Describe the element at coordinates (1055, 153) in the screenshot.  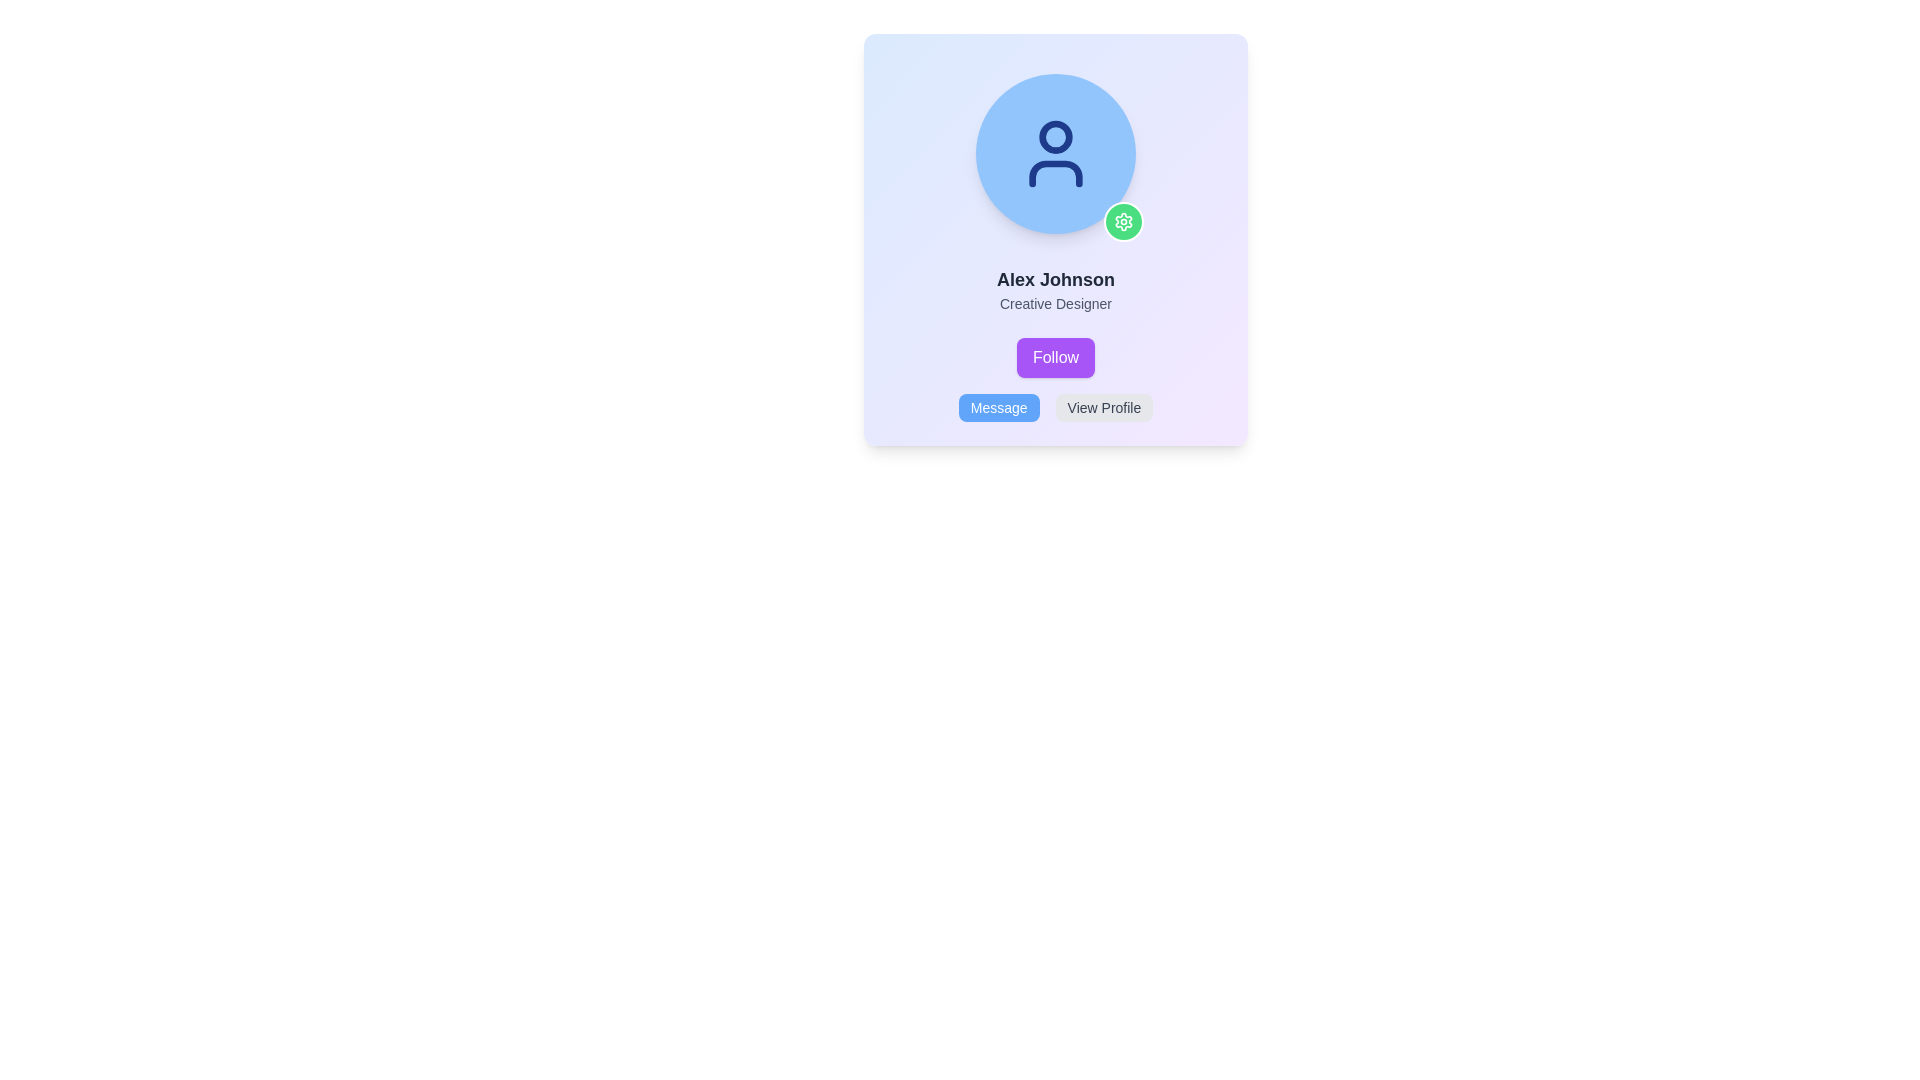
I see `the circular Profile Avatar with a blue background and a person icon` at that location.